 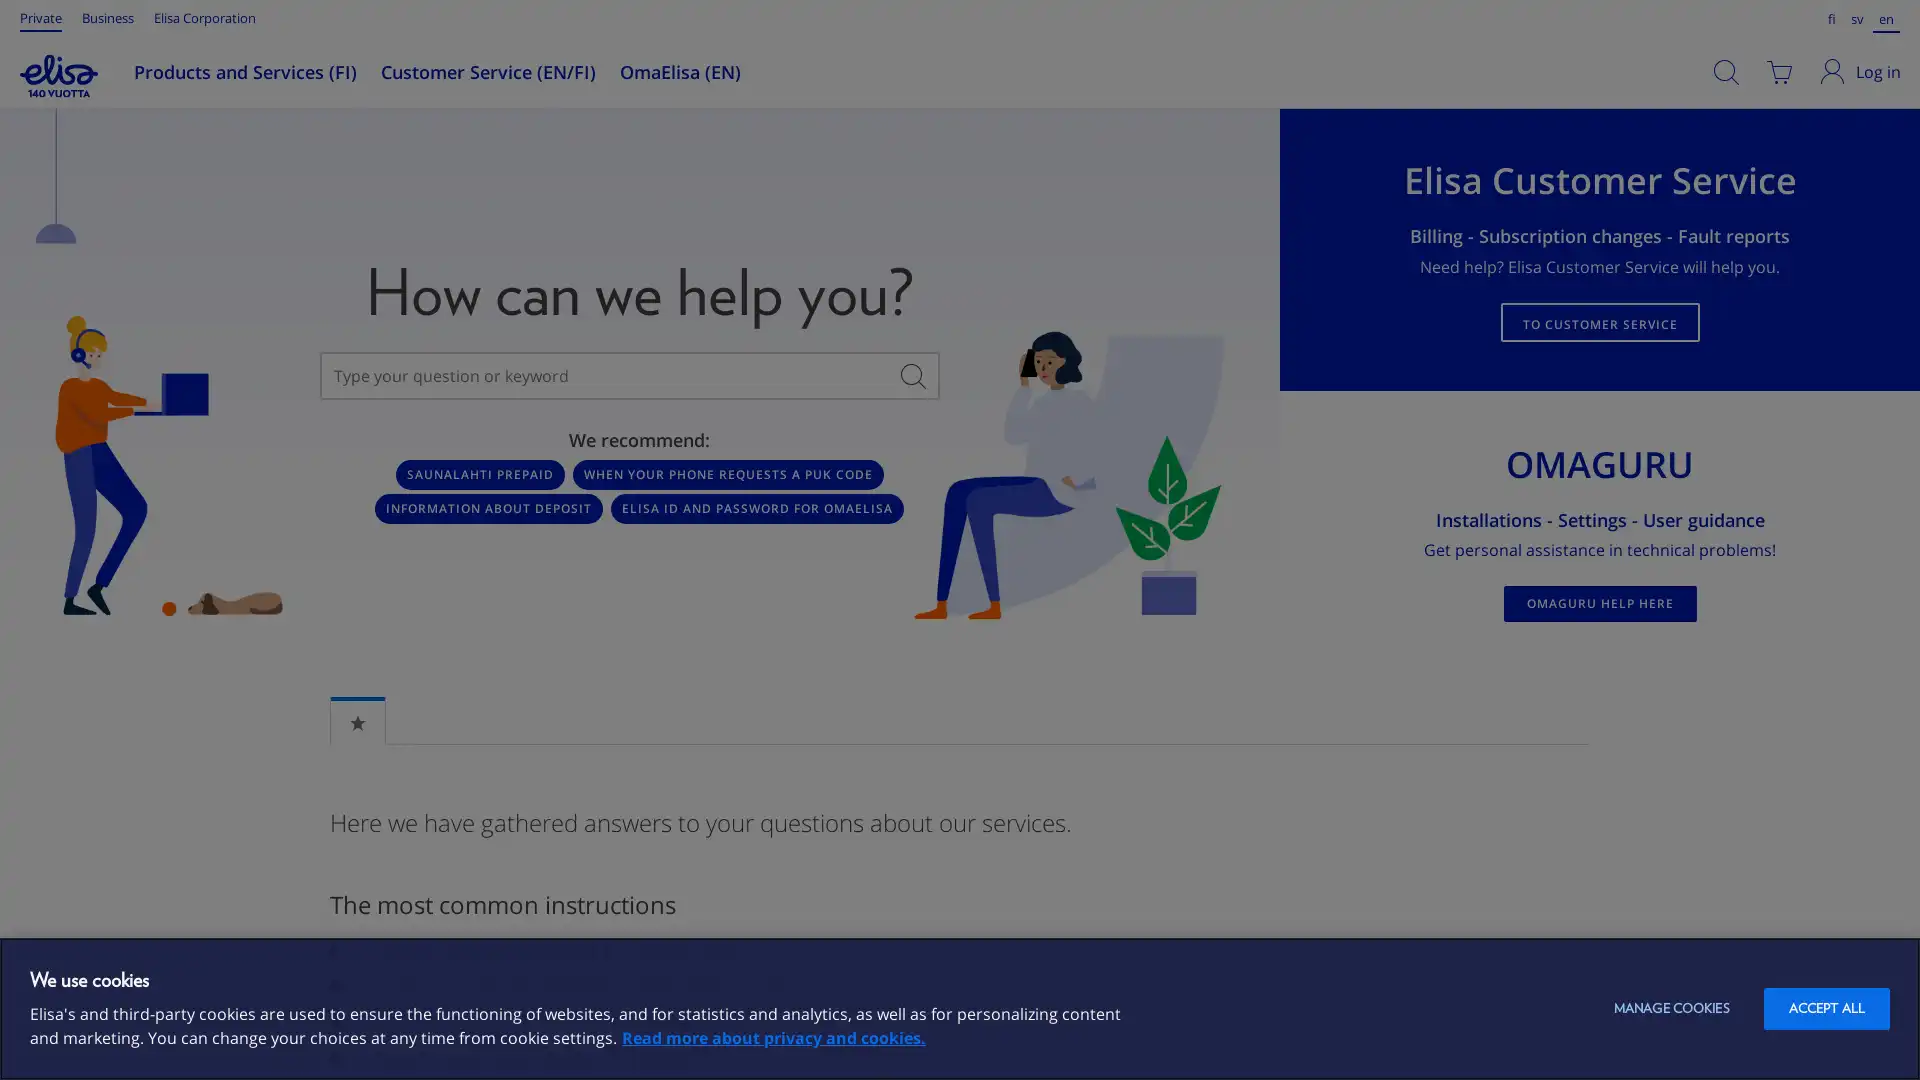 What do you see at coordinates (528, 225) in the screenshot?
I see `Continue shopping` at bounding box center [528, 225].